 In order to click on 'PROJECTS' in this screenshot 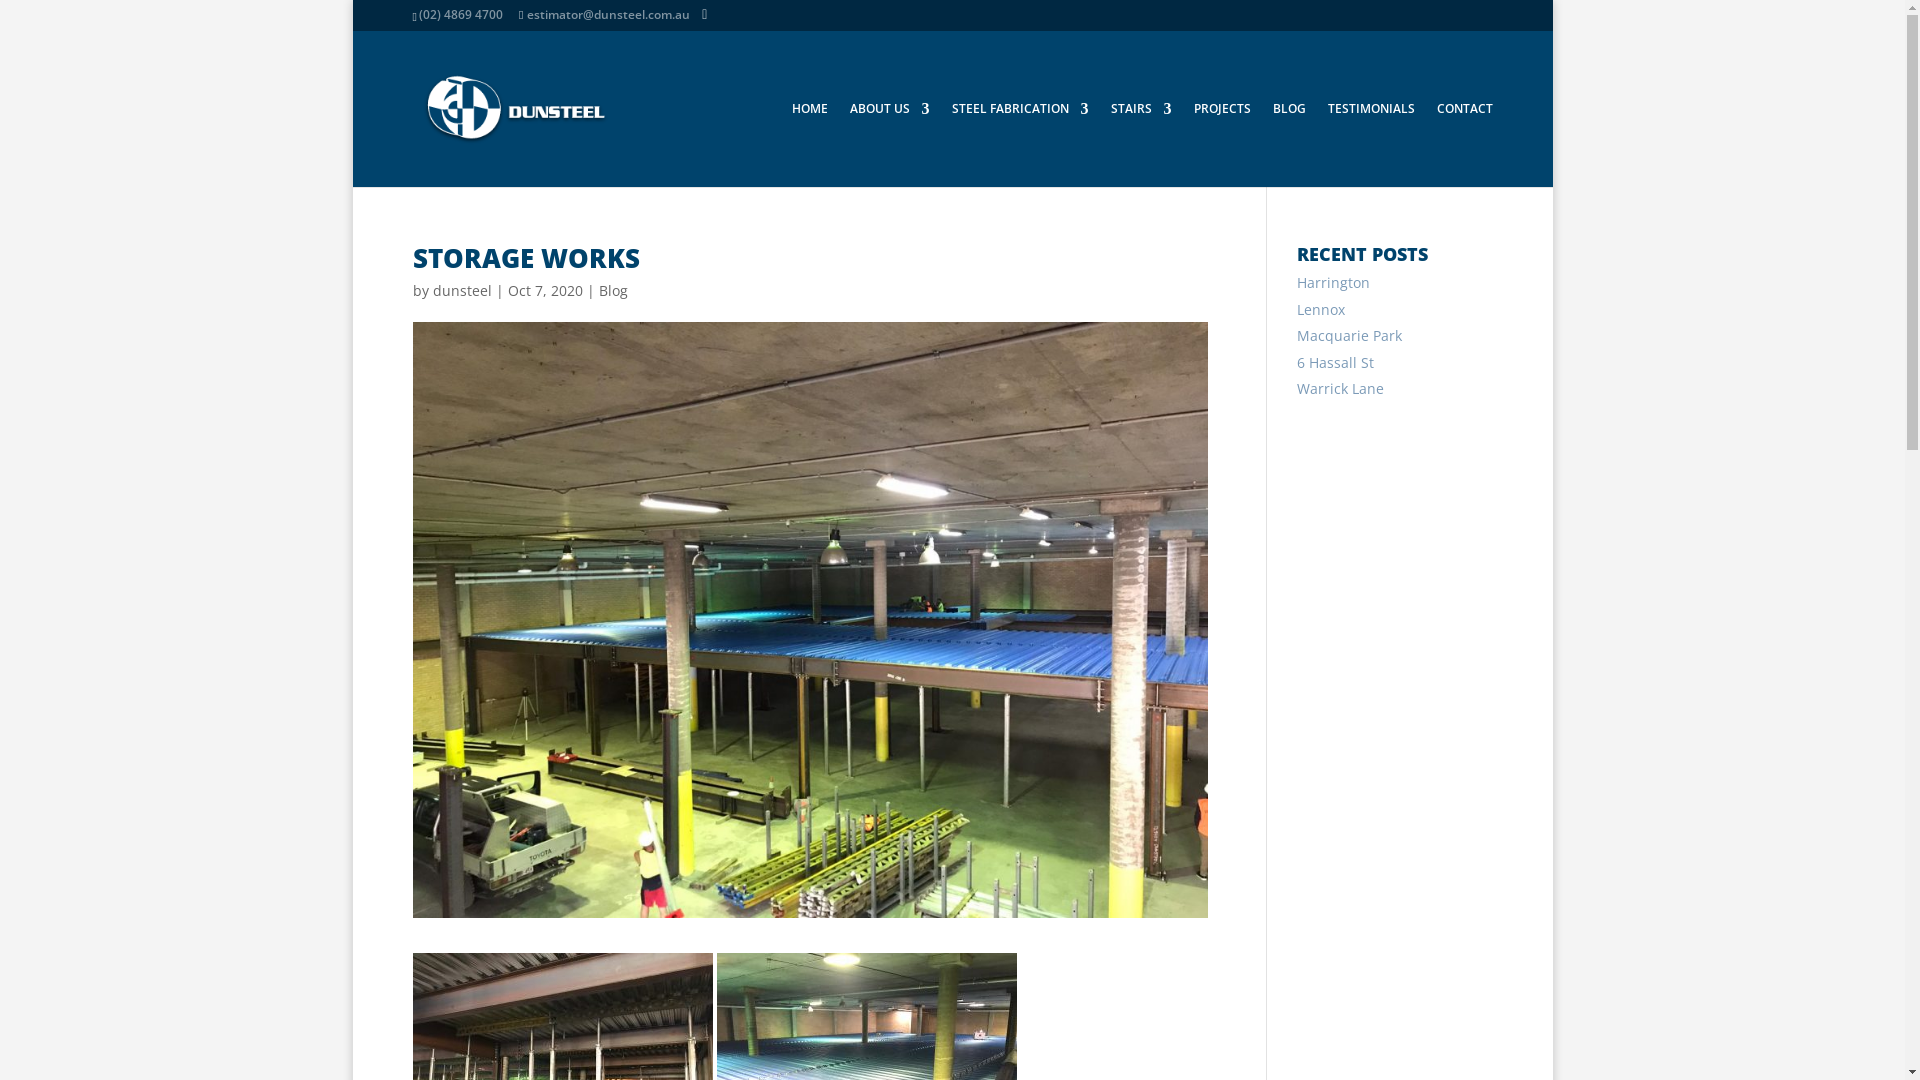, I will do `click(1221, 143)`.